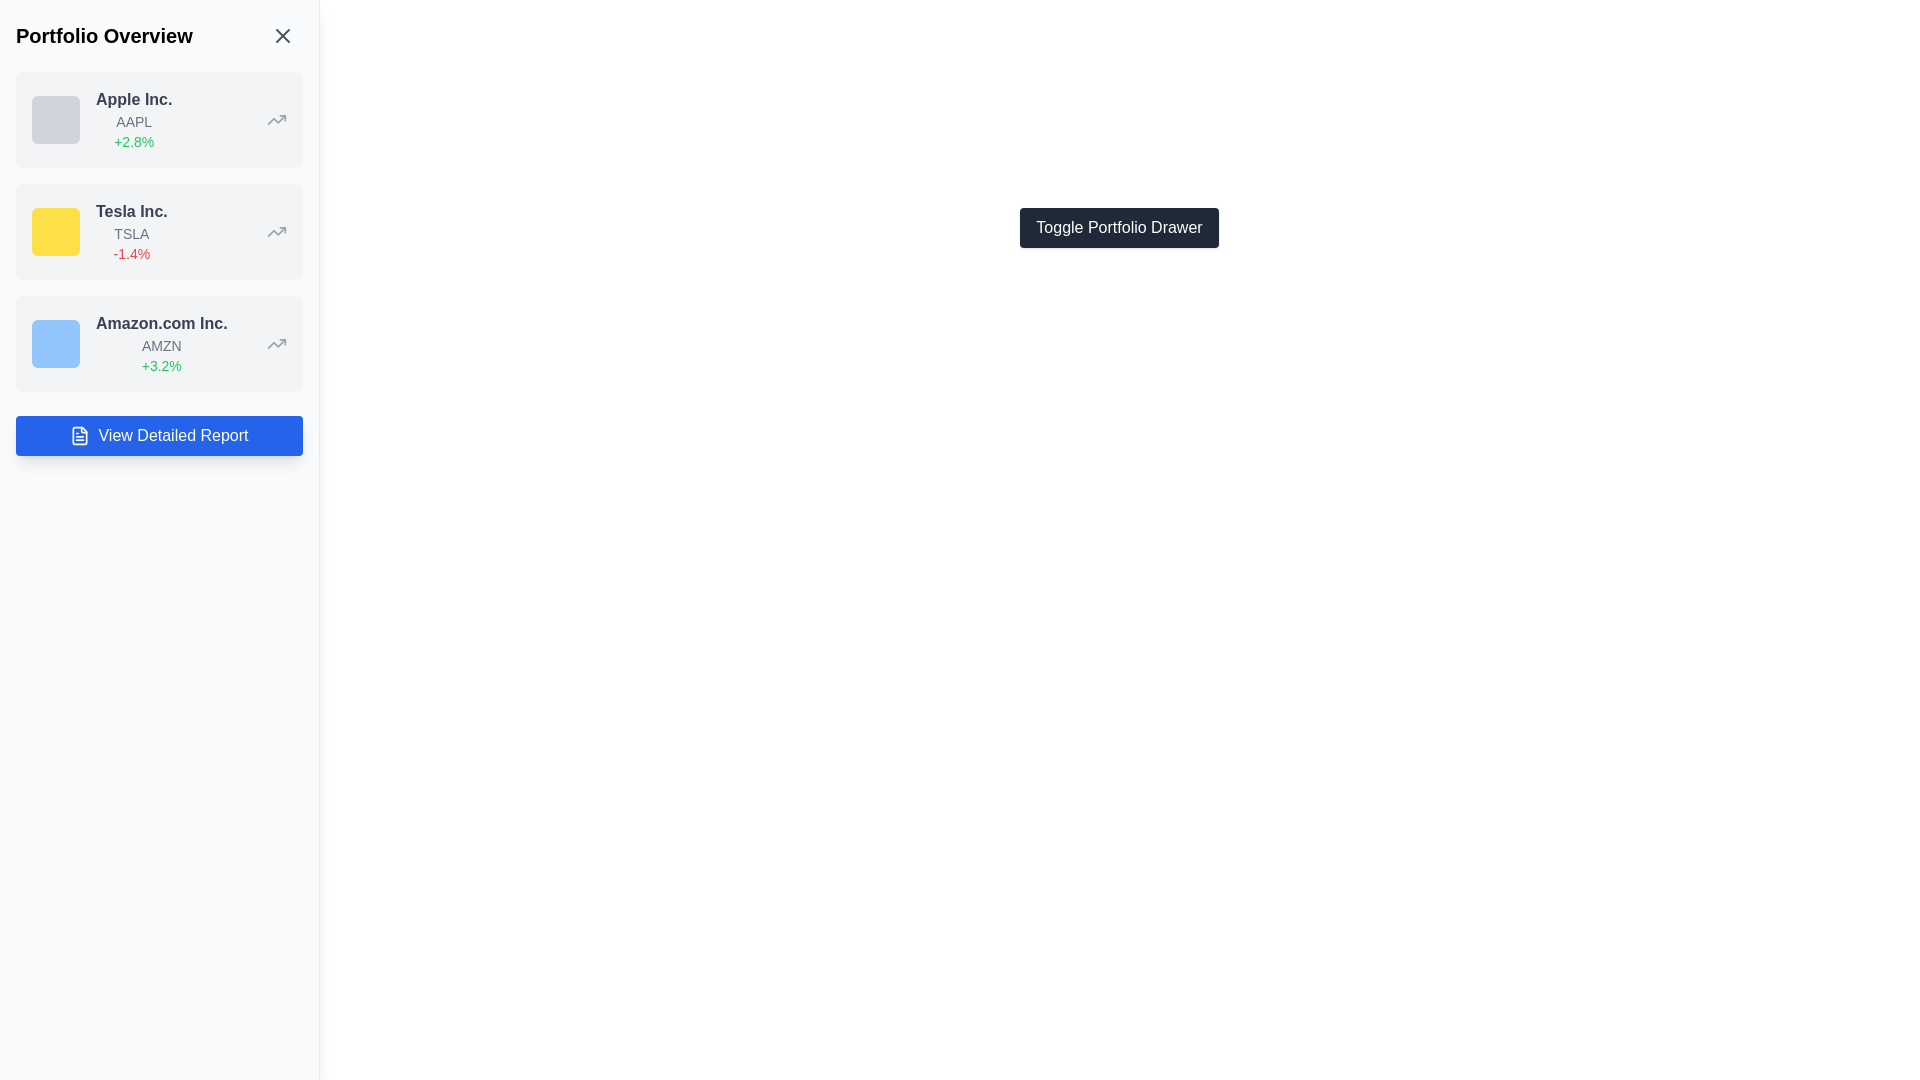 Image resolution: width=1920 pixels, height=1080 pixels. Describe the element at coordinates (276, 230) in the screenshot. I see `the upward trend icon located in the top-right corner of the 'Tesla Inc.' card for more details` at that location.